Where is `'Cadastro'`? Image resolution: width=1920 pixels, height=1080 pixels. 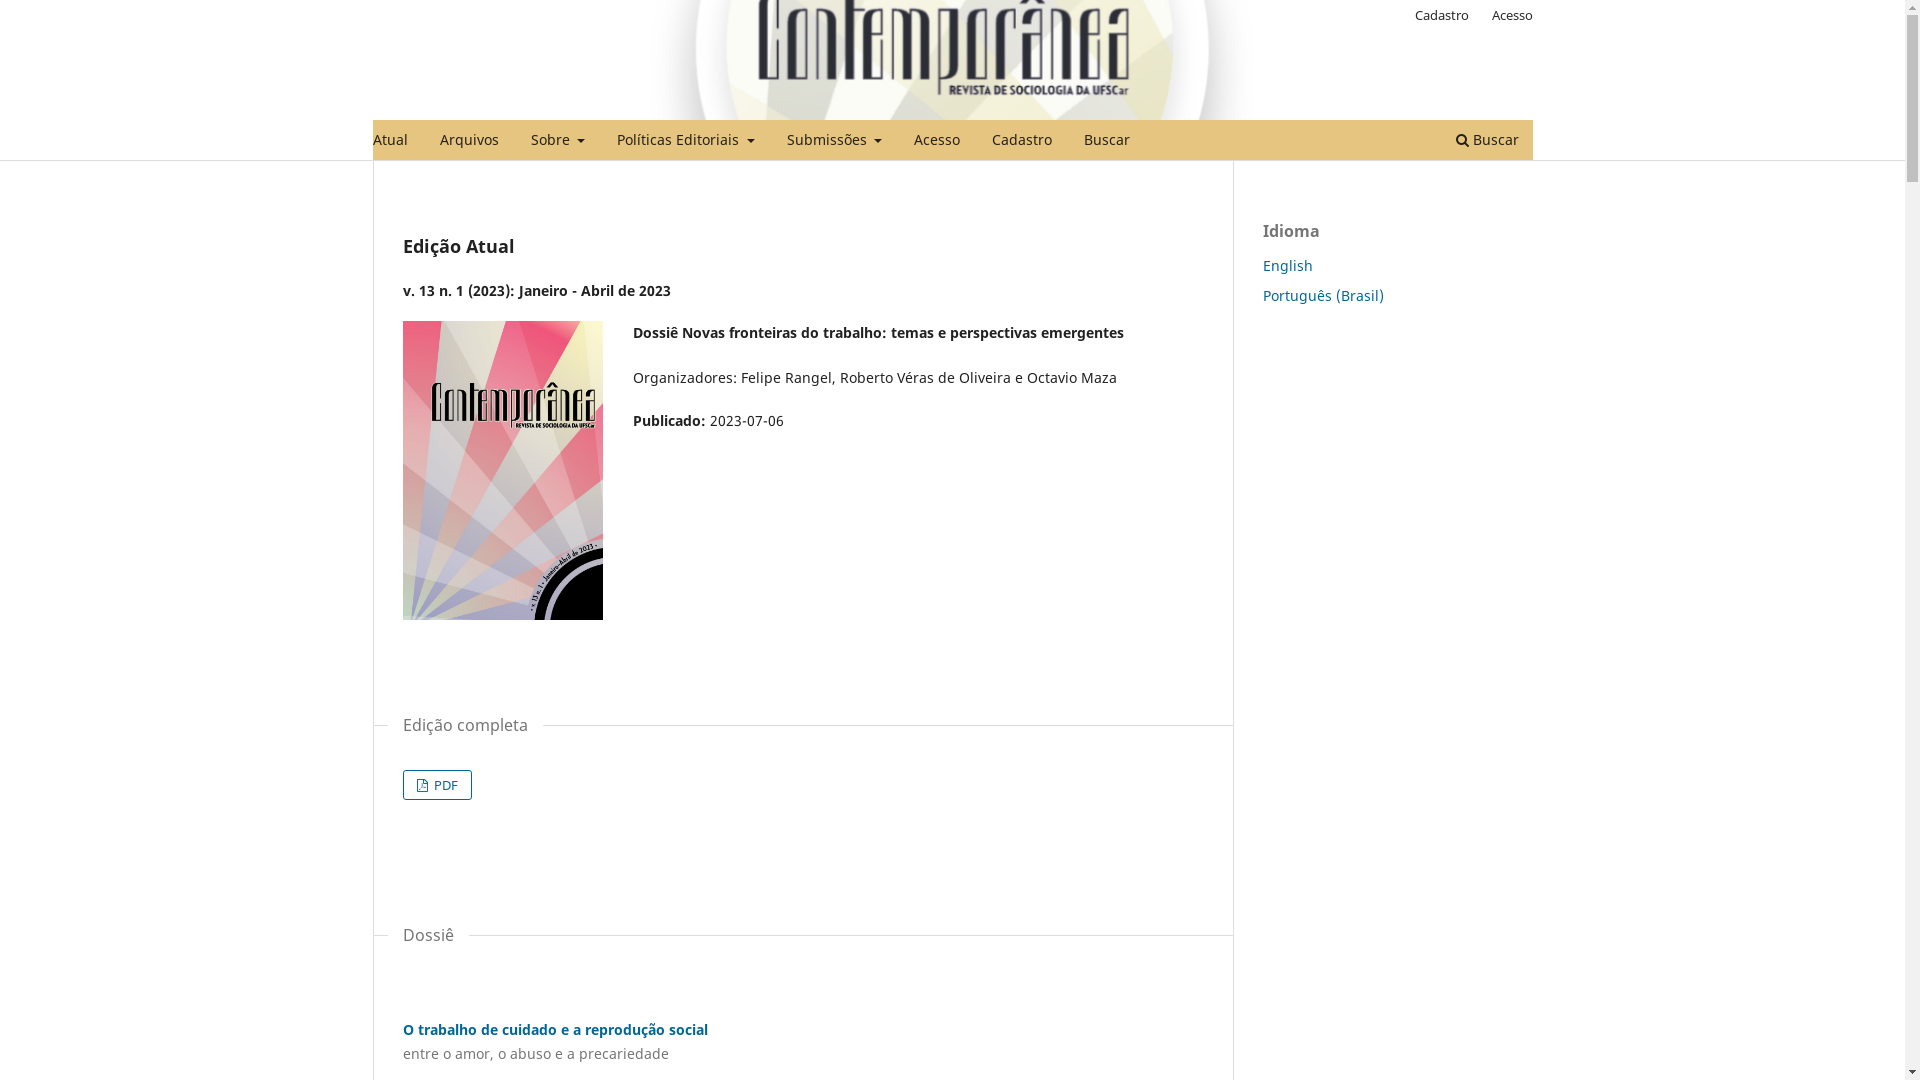
'Cadastro' is located at coordinates (1441, 15).